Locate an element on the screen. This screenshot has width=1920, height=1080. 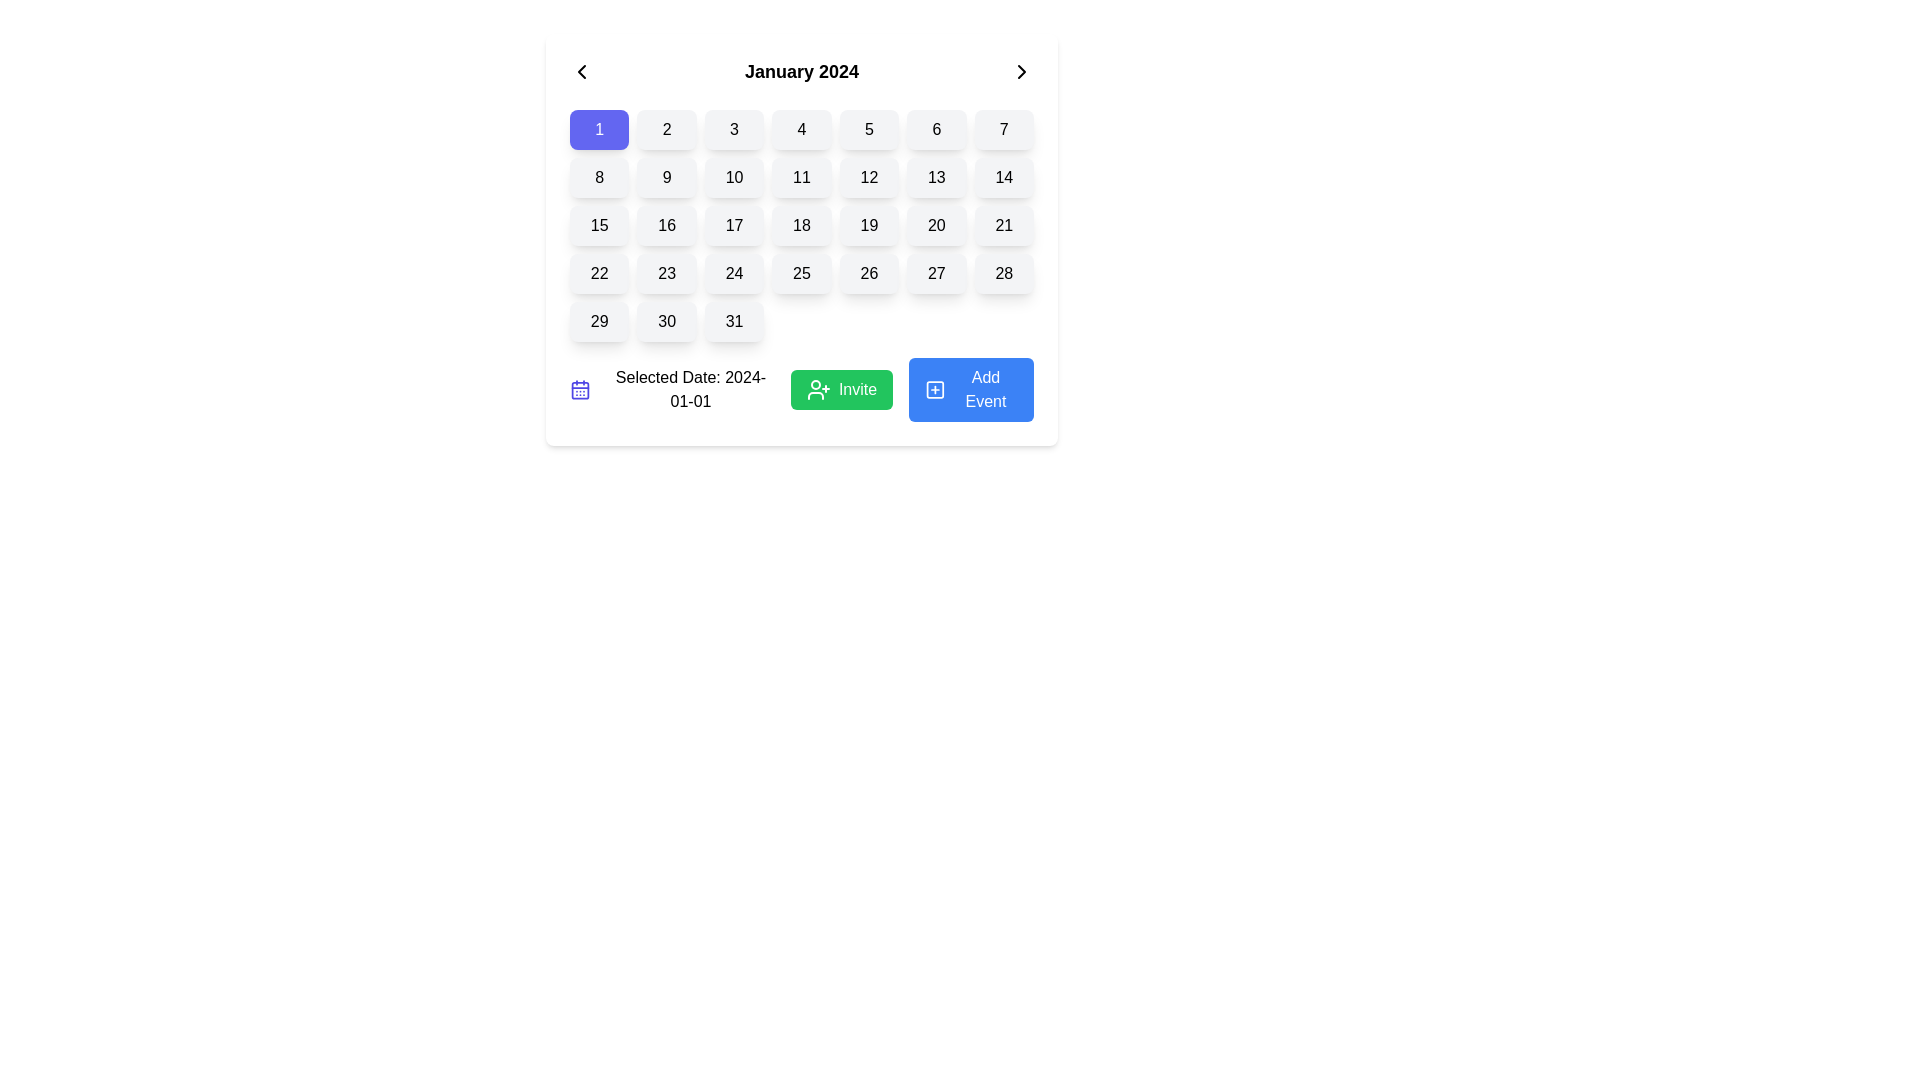
the calendar day cell displaying the number '27', which is located in the 7th column and 4th row of the grid, characterized by its rounded corners and light gray background is located at coordinates (935, 273).